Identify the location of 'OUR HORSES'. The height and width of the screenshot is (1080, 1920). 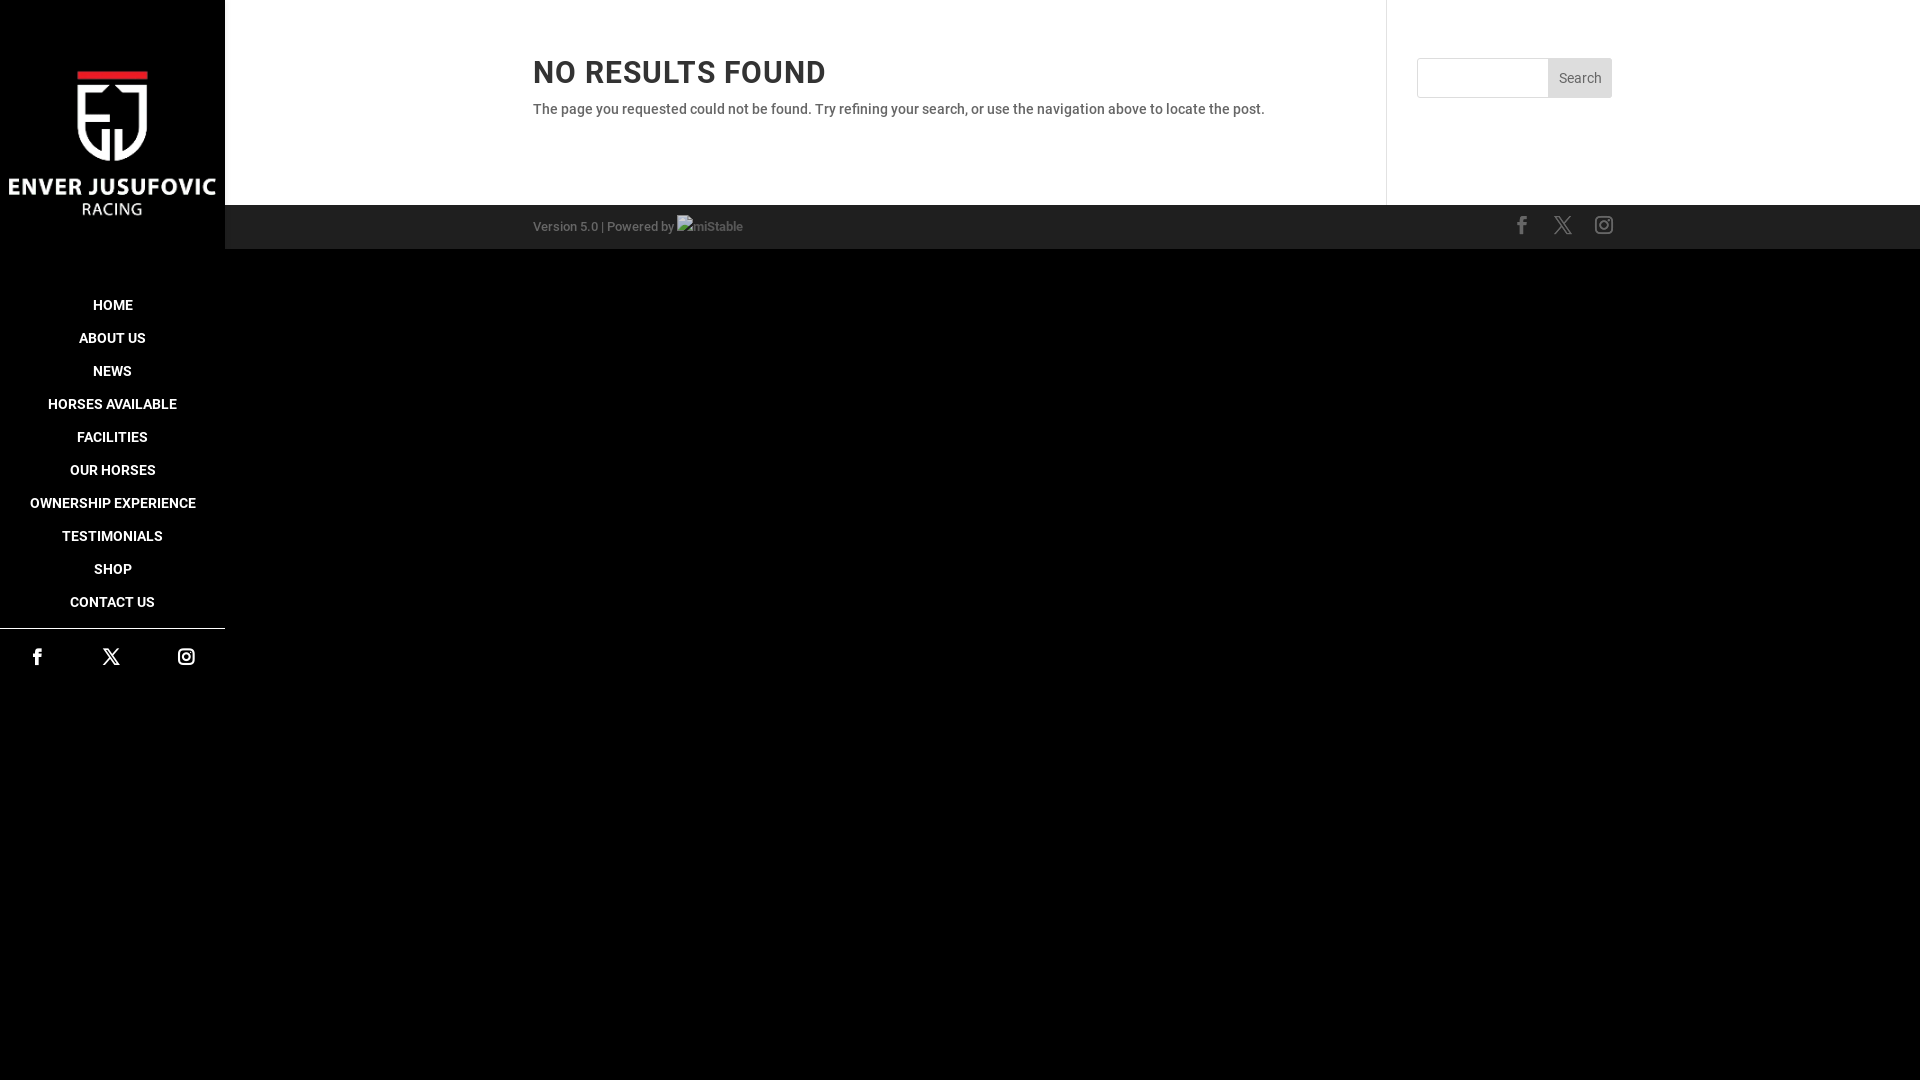
(111, 479).